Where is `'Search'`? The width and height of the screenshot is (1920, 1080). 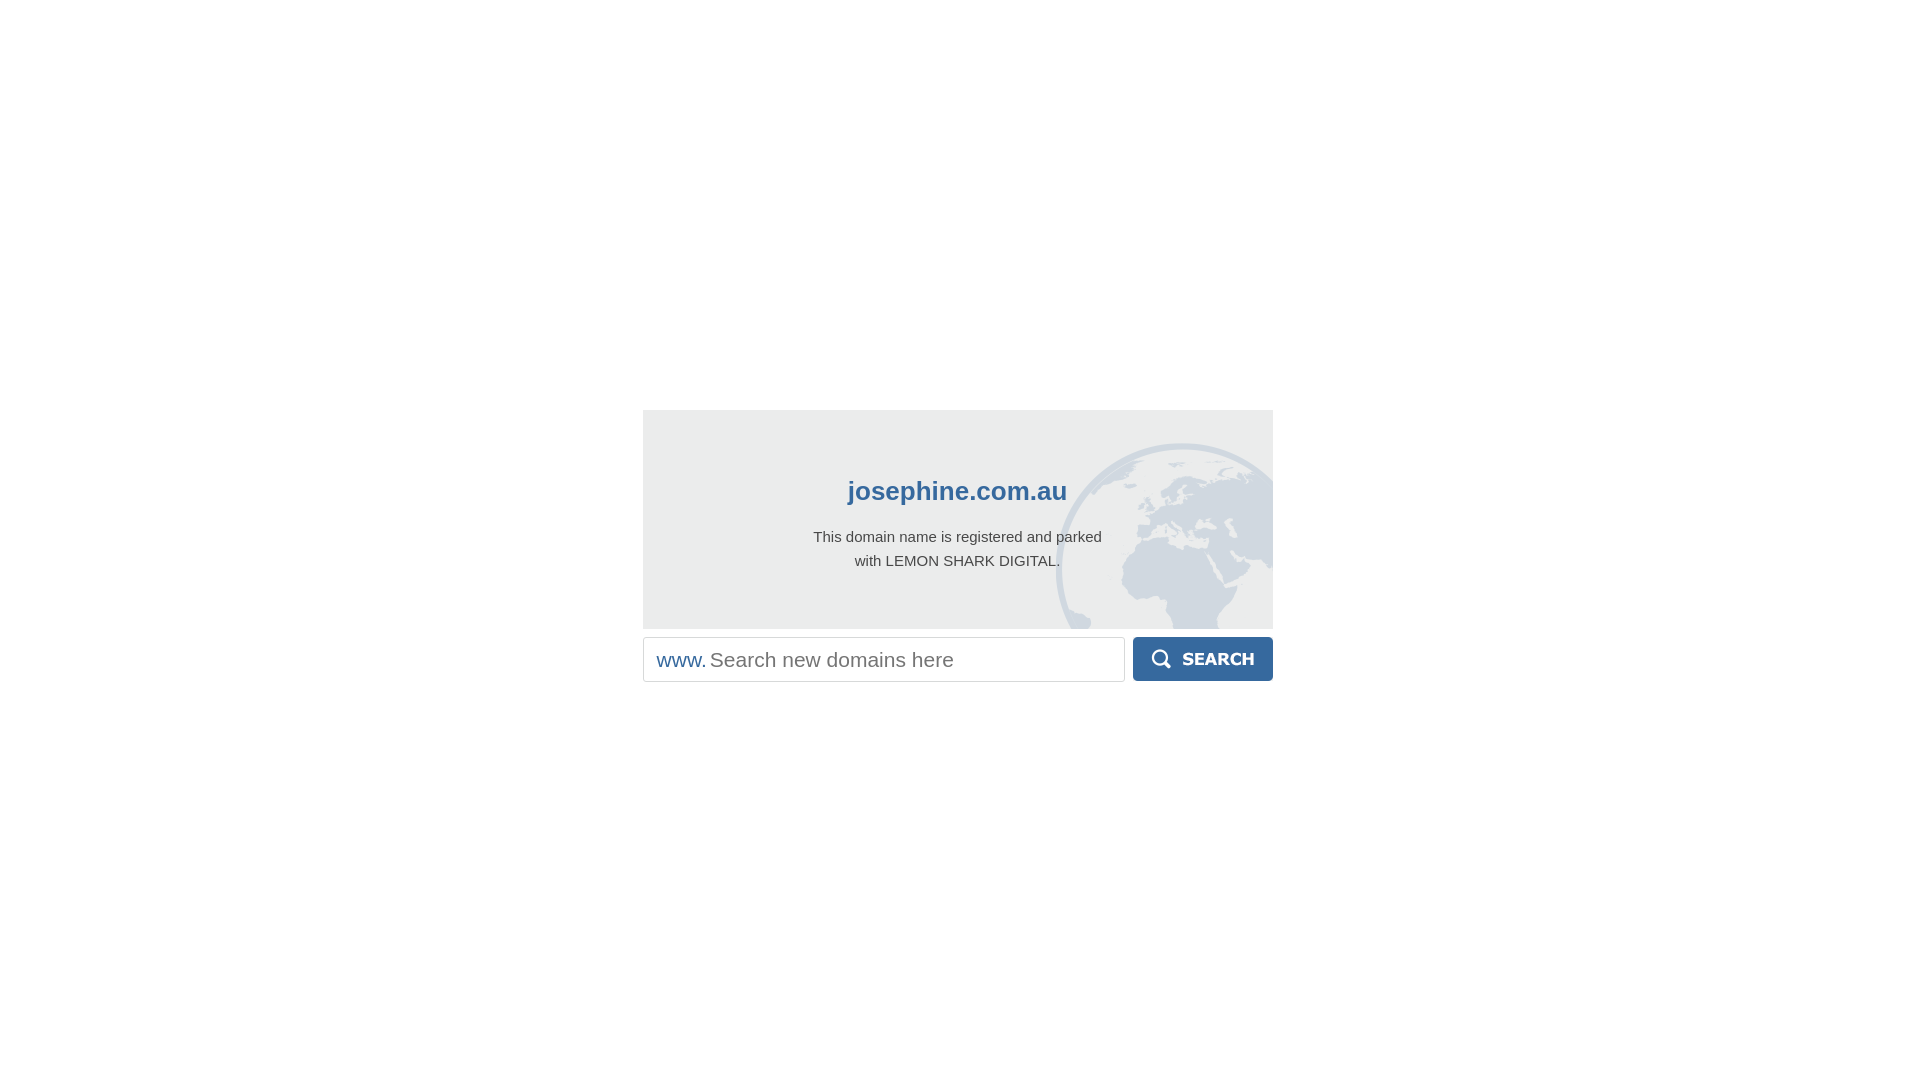
'Search' is located at coordinates (1202, 659).